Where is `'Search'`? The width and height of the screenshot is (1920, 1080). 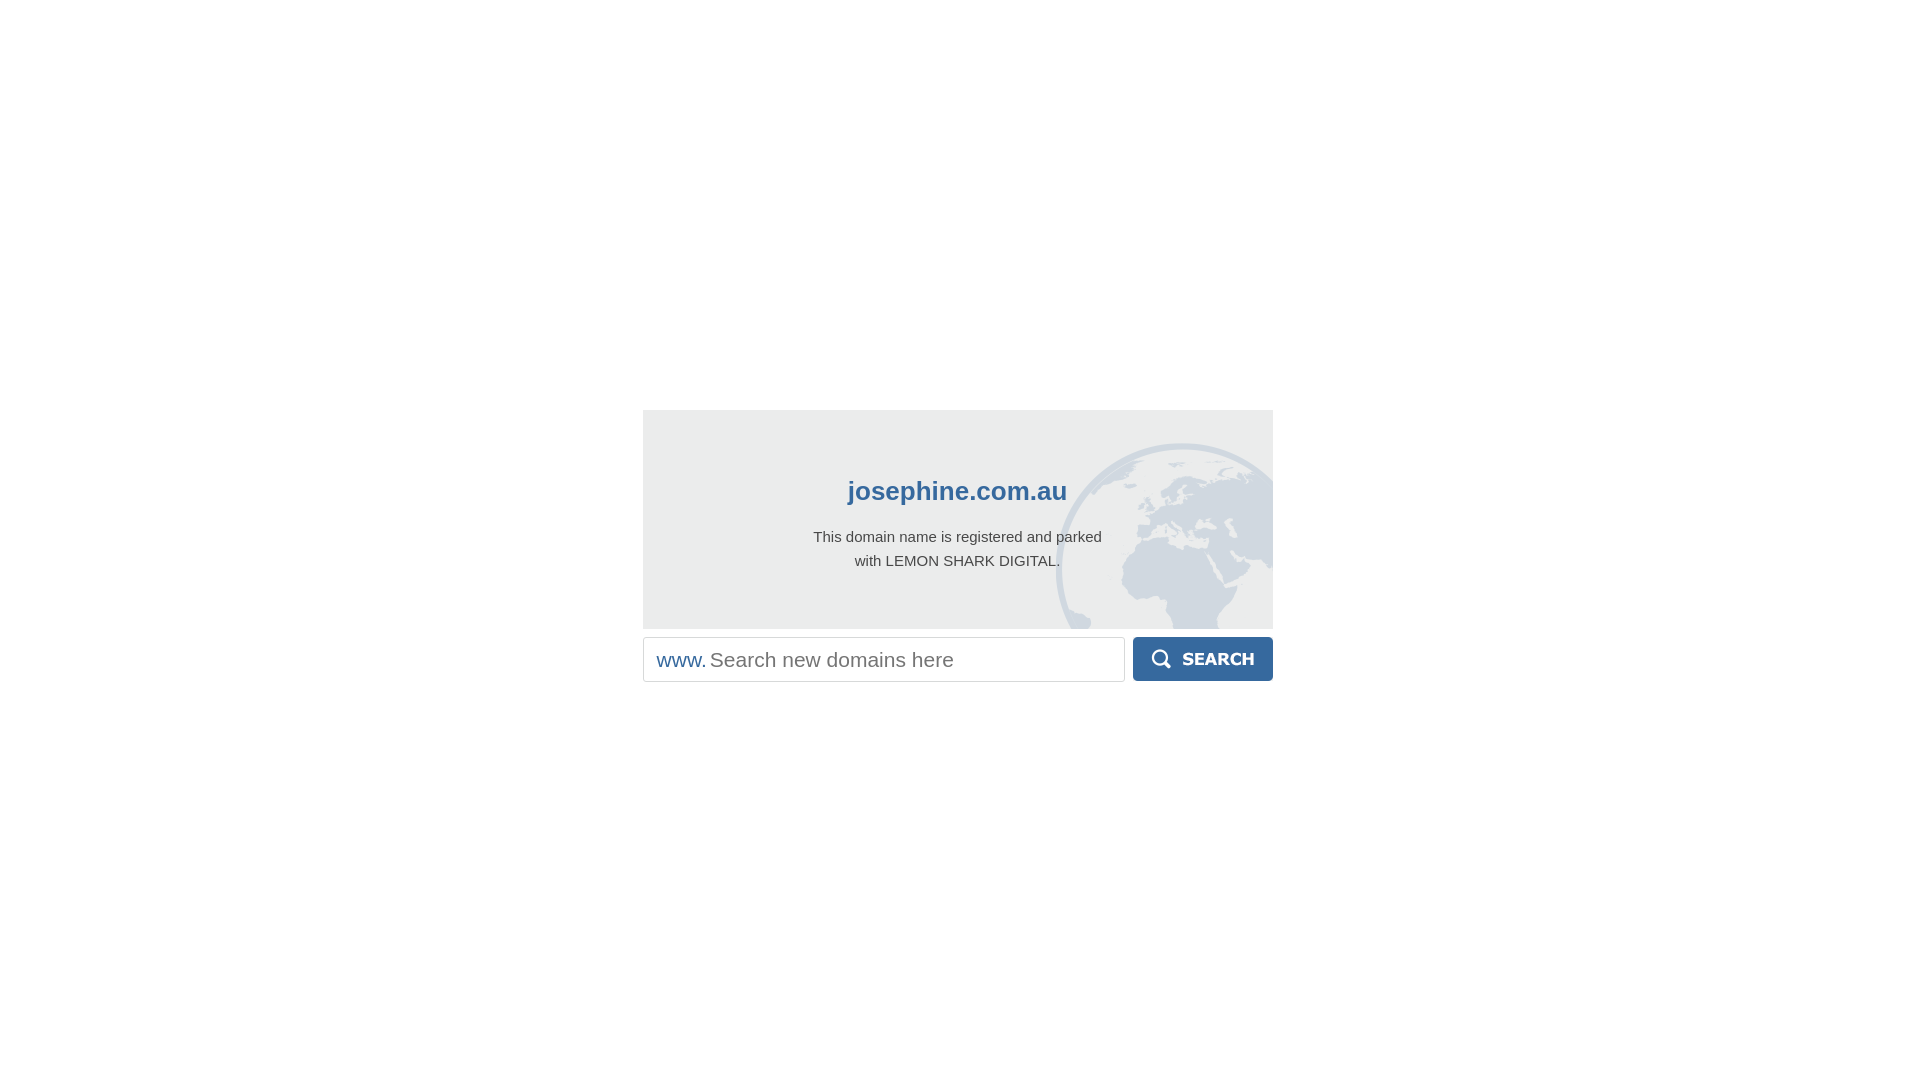
'Search' is located at coordinates (1202, 659).